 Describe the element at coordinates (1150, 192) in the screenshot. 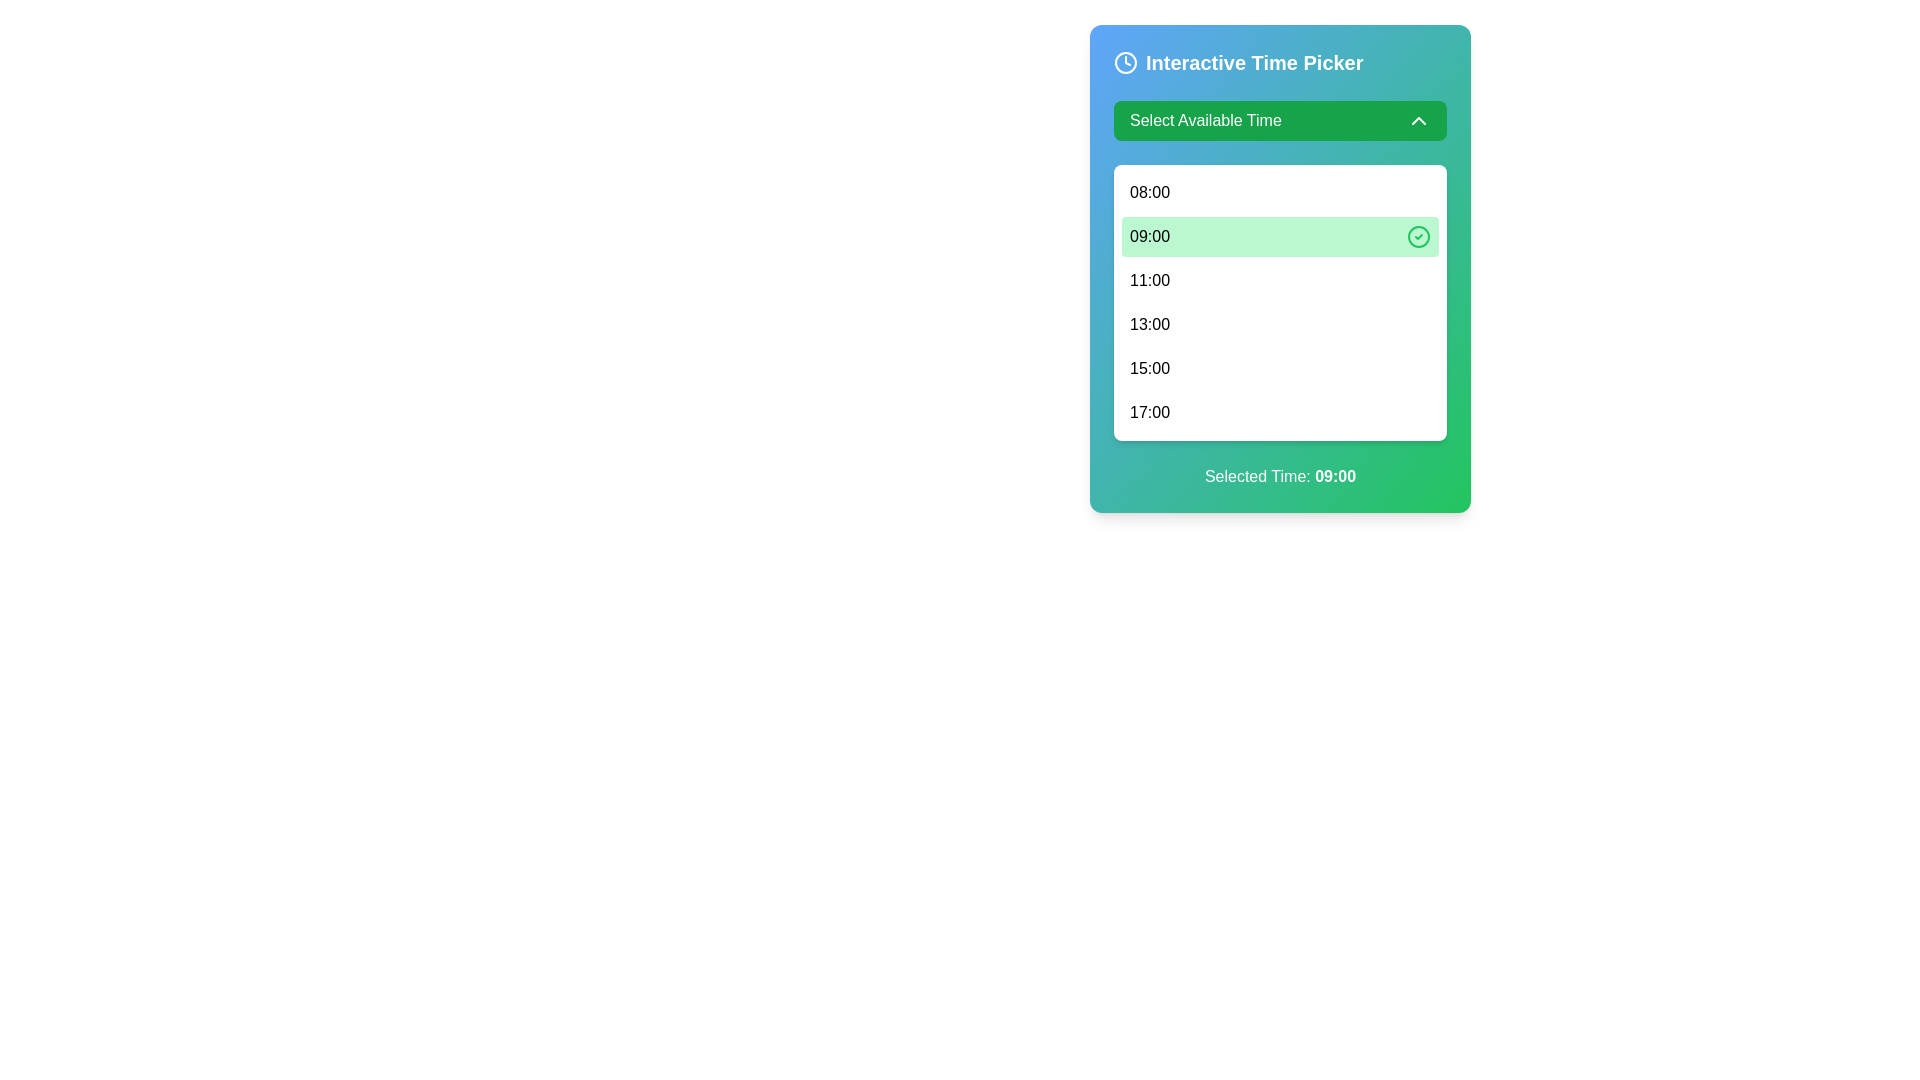

I see `the topmost time option in the time picker dropdown` at that location.